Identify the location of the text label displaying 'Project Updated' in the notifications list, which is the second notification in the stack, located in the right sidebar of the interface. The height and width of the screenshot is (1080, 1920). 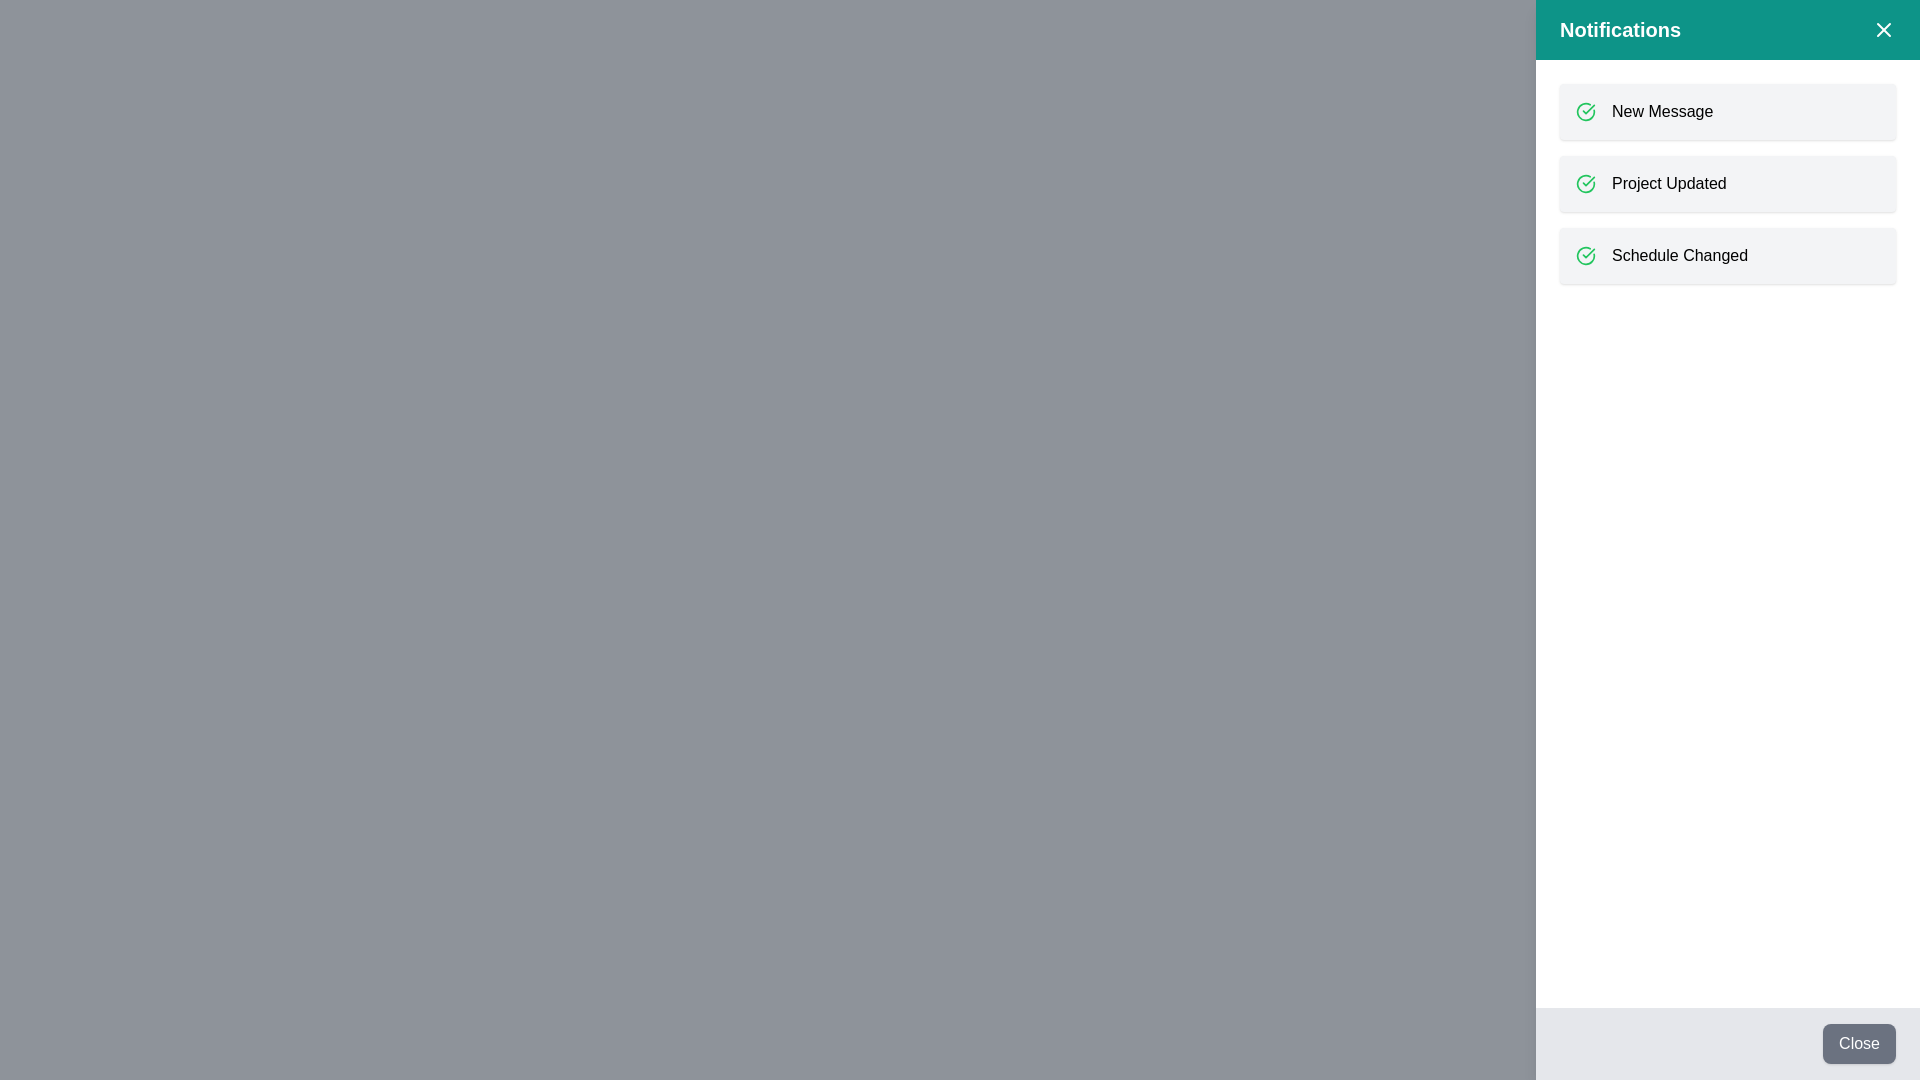
(1669, 184).